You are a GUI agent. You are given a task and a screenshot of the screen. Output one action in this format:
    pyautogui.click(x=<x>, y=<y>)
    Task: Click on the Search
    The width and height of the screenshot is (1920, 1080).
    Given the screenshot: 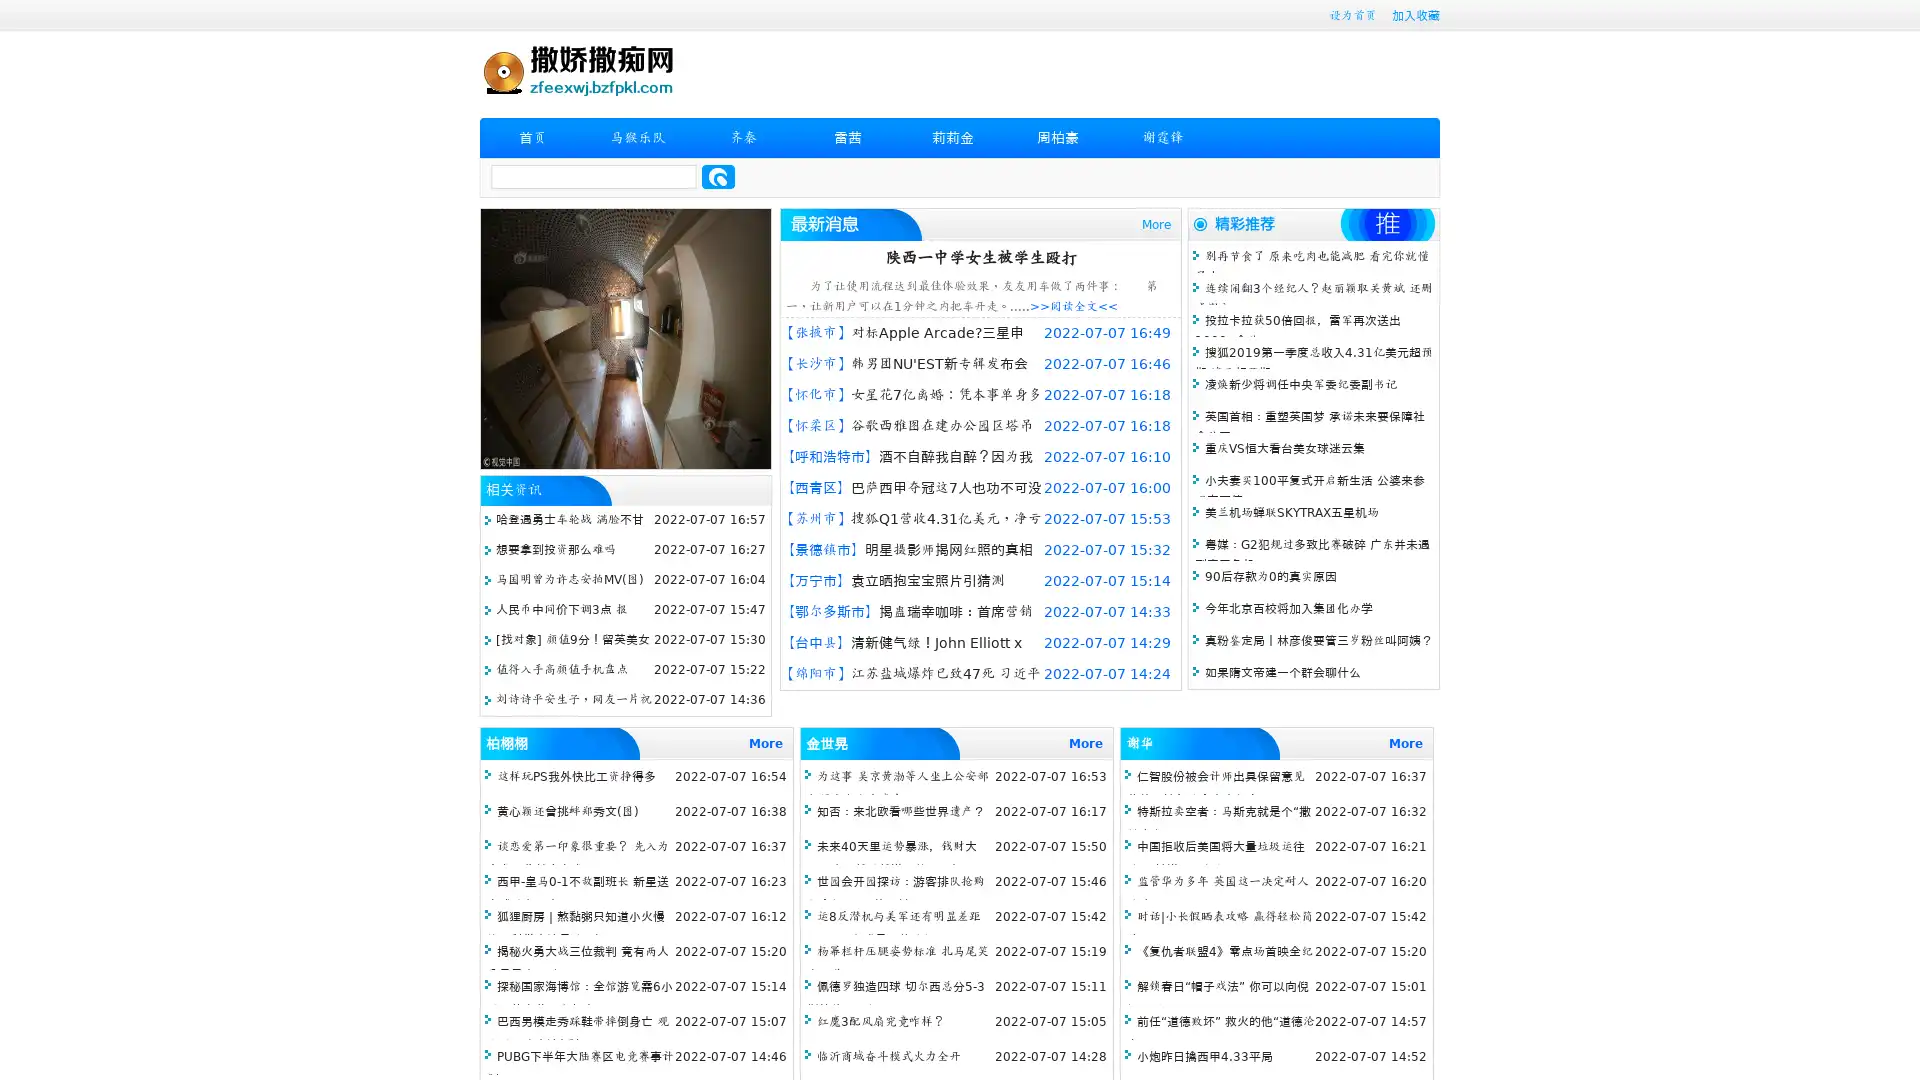 What is the action you would take?
    pyautogui.click(x=718, y=176)
    